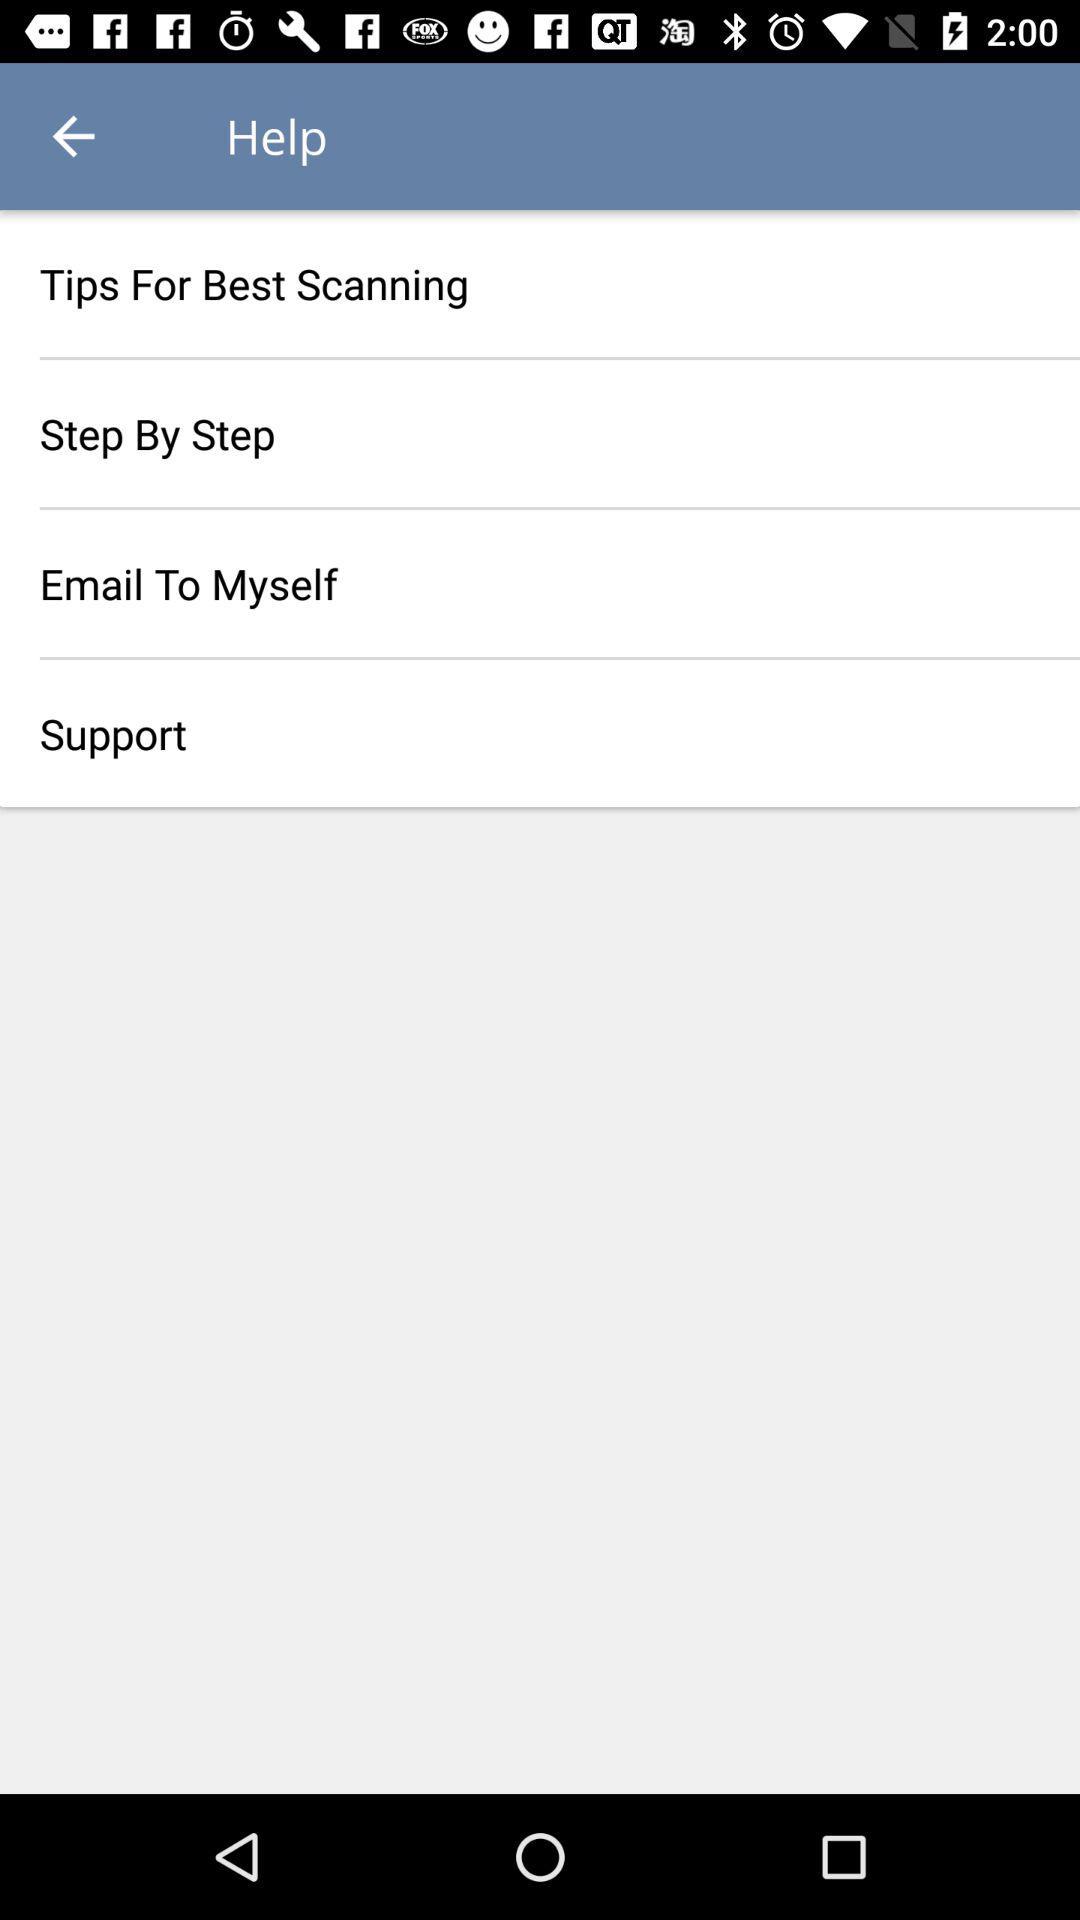 Image resolution: width=1080 pixels, height=1920 pixels. What do you see at coordinates (540, 282) in the screenshot?
I see `tips for best icon` at bounding box center [540, 282].